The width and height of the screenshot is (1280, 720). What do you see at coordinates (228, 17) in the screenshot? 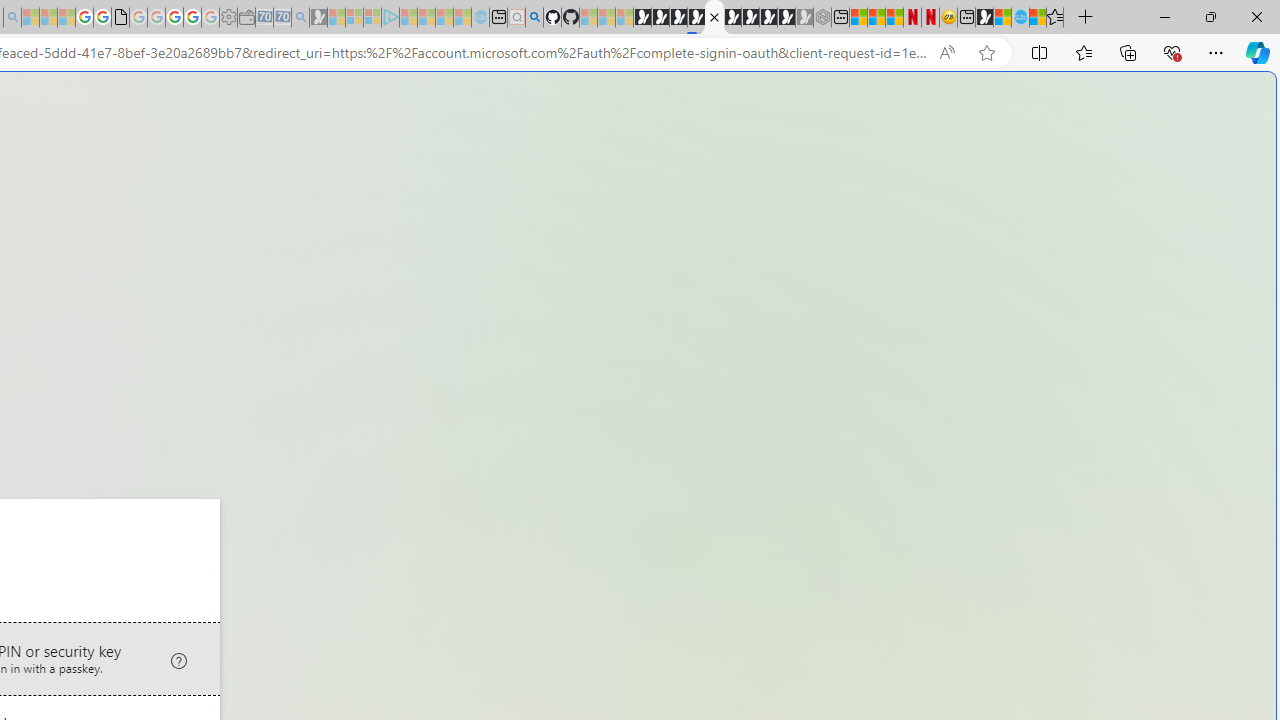
I see `'Settings - Sleeping'` at bounding box center [228, 17].